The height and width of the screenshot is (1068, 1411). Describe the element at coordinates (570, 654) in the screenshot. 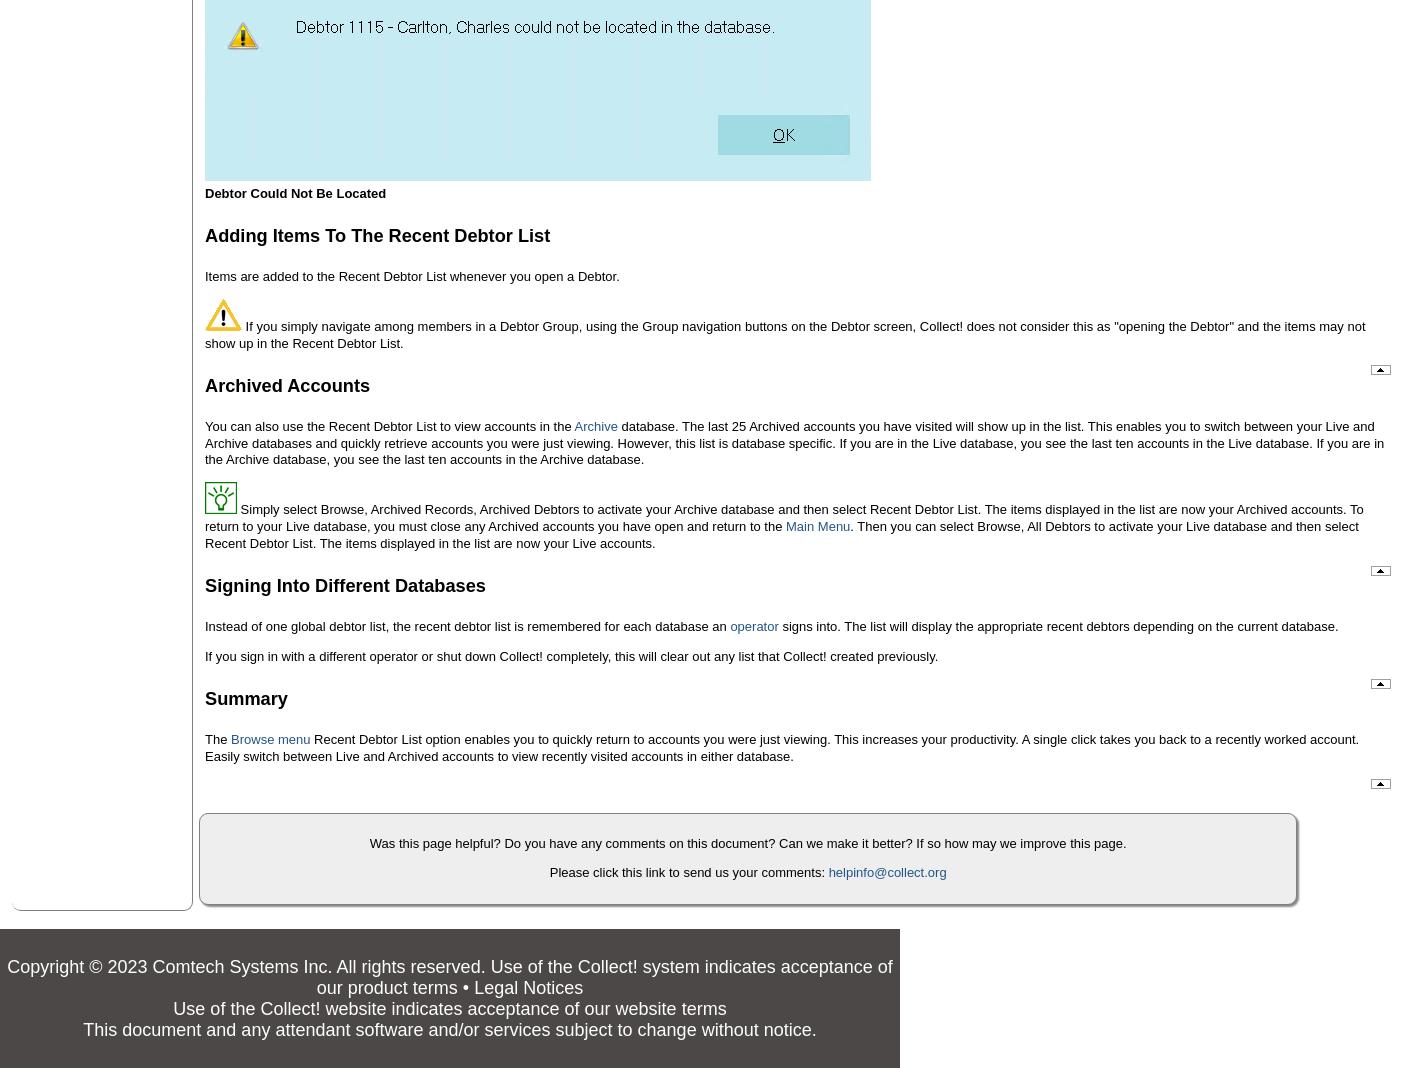

I see `'If you sign in with a different operator or shut down Collect!
completely, this will clear out any list that Collect! created
previously.'` at that location.